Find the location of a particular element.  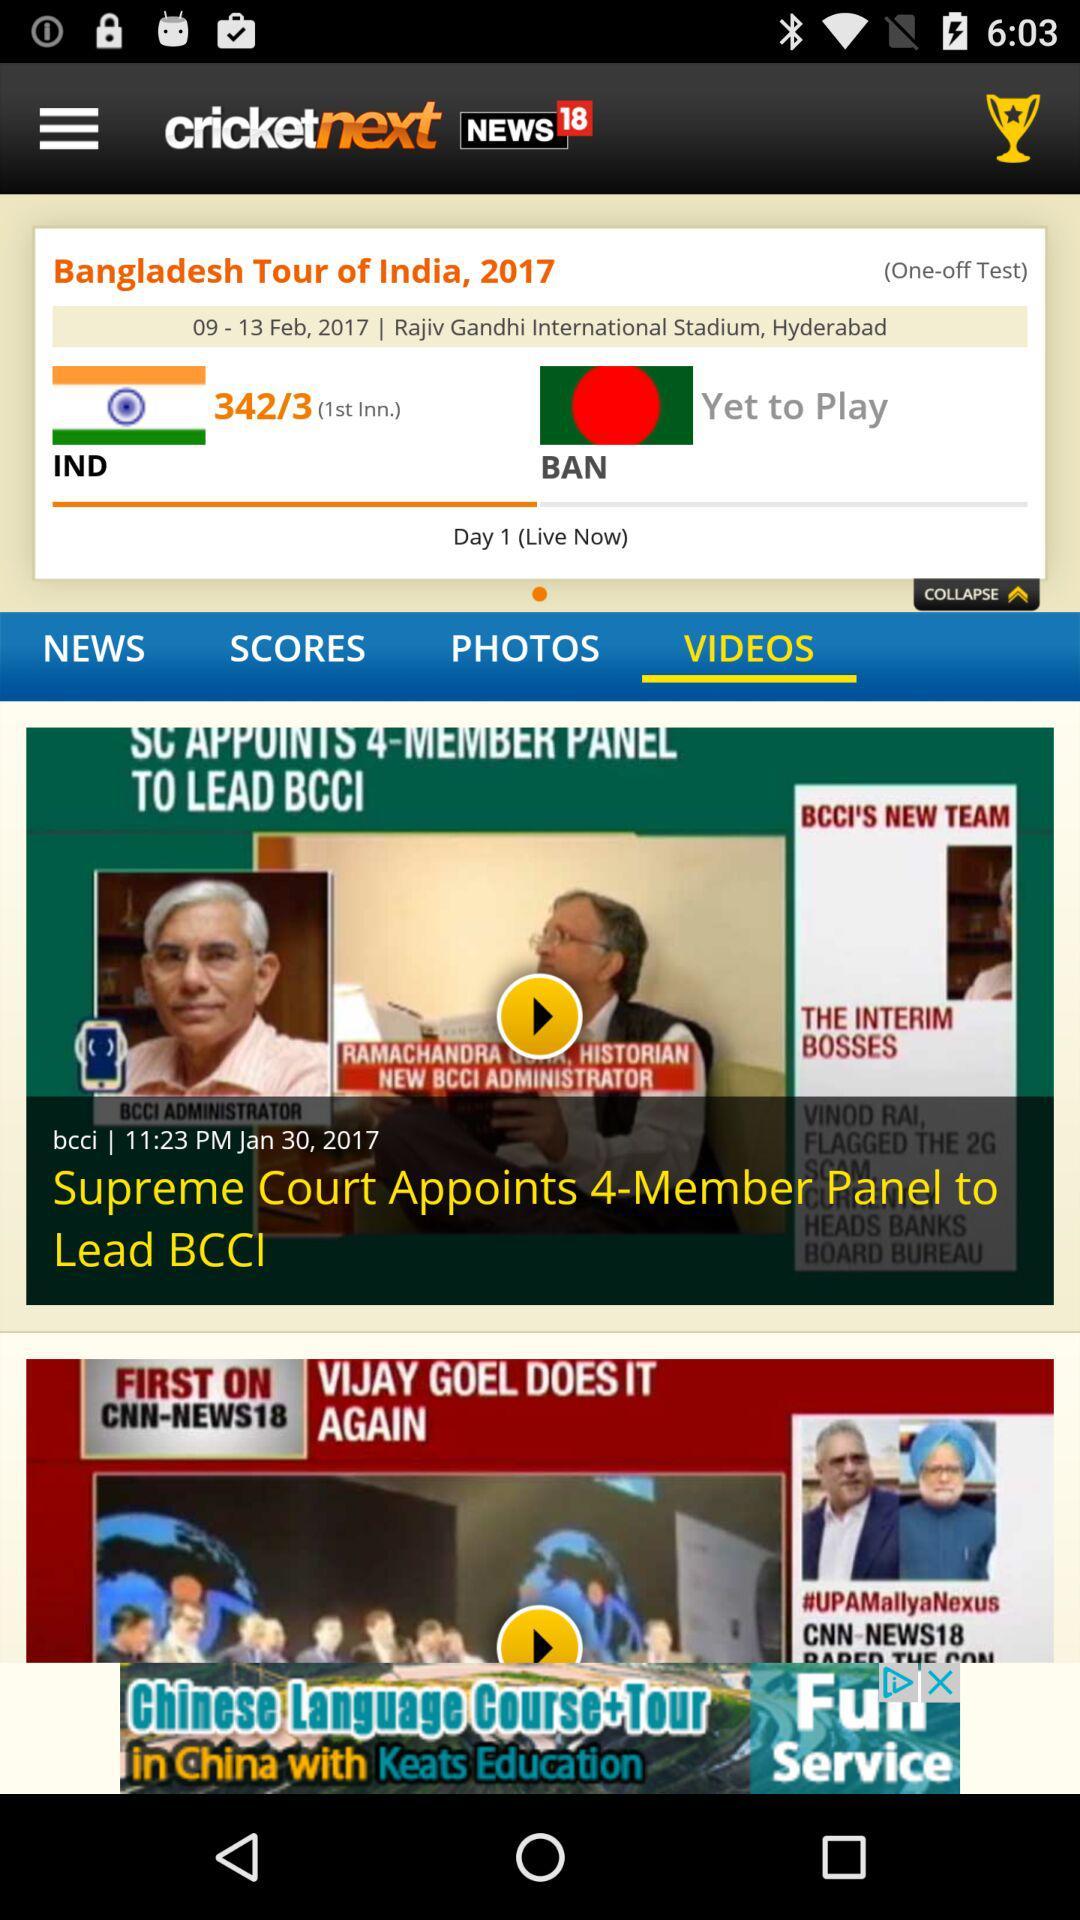

rewards is located at coordinates (1019, 127).